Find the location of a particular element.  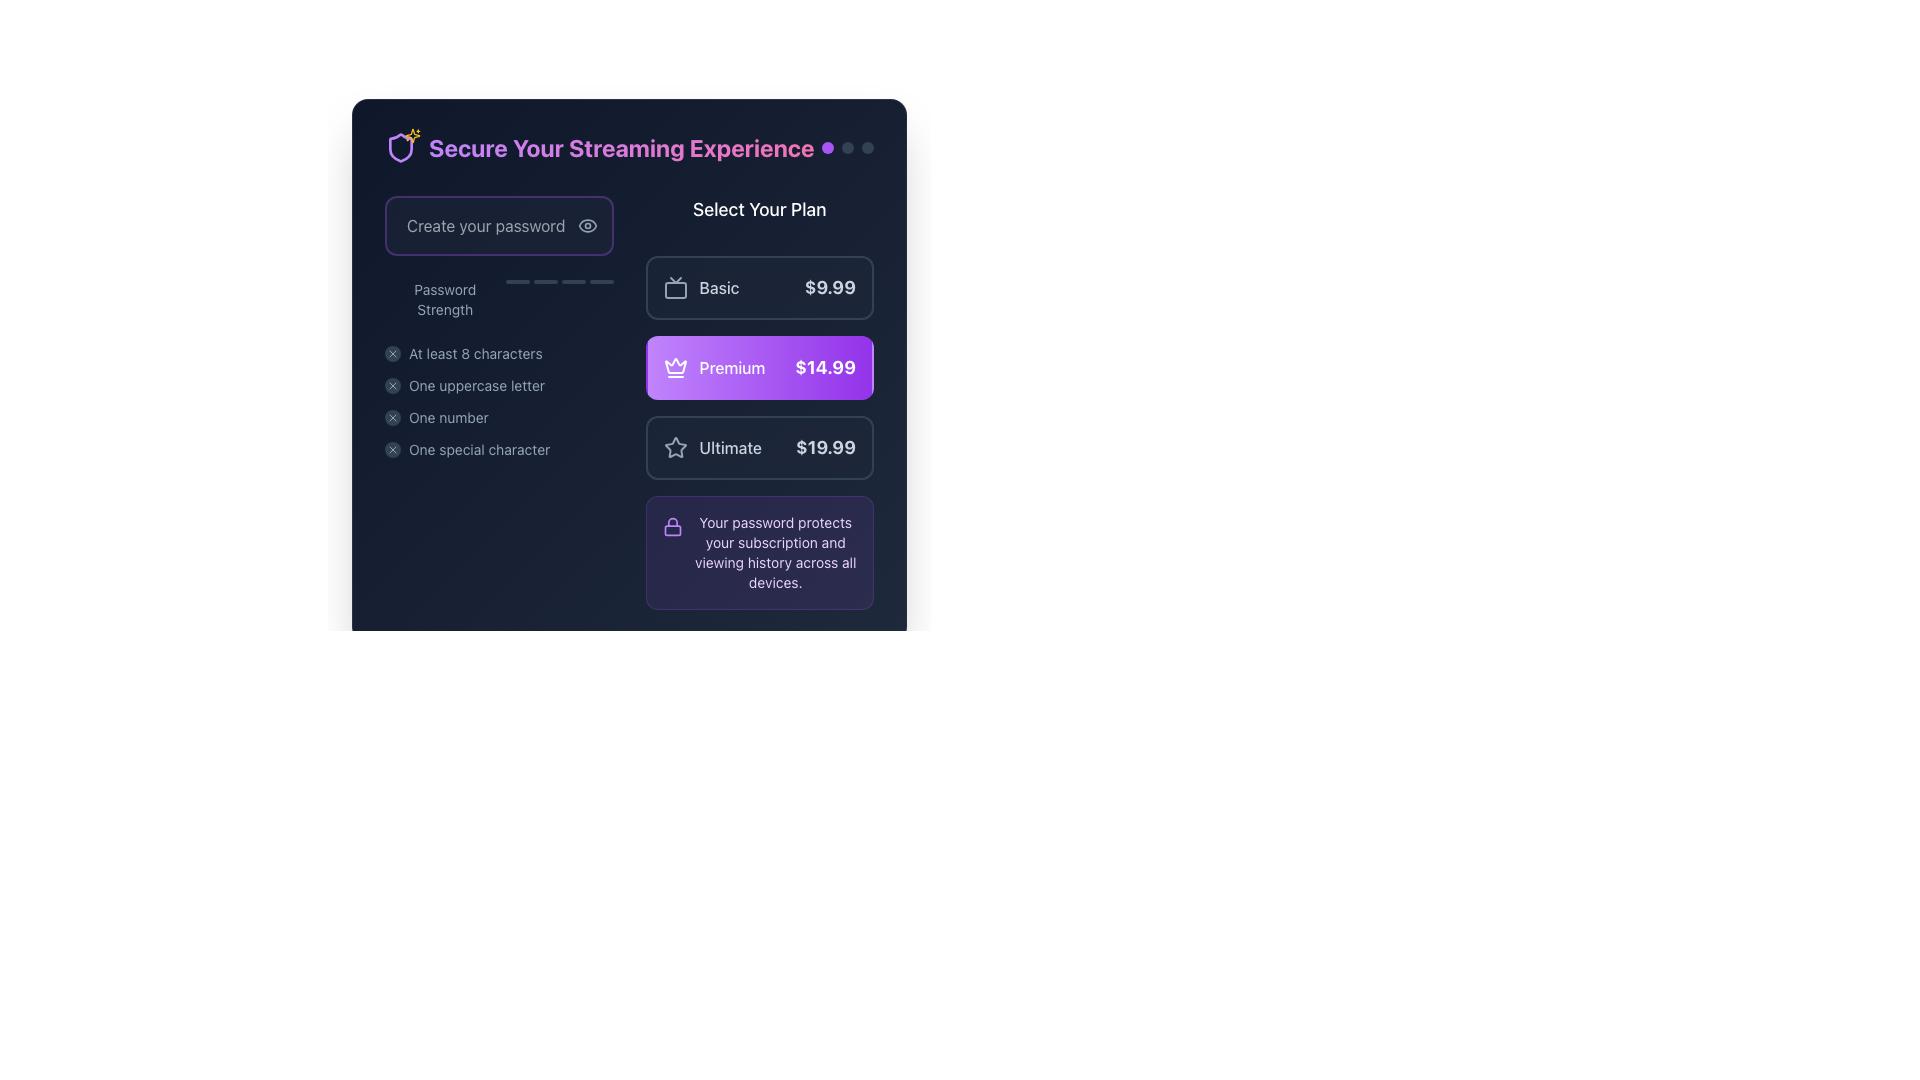

the 'Premium' subscription plan button located in the center of the subscription plans group is located at coordinates (758, 367).